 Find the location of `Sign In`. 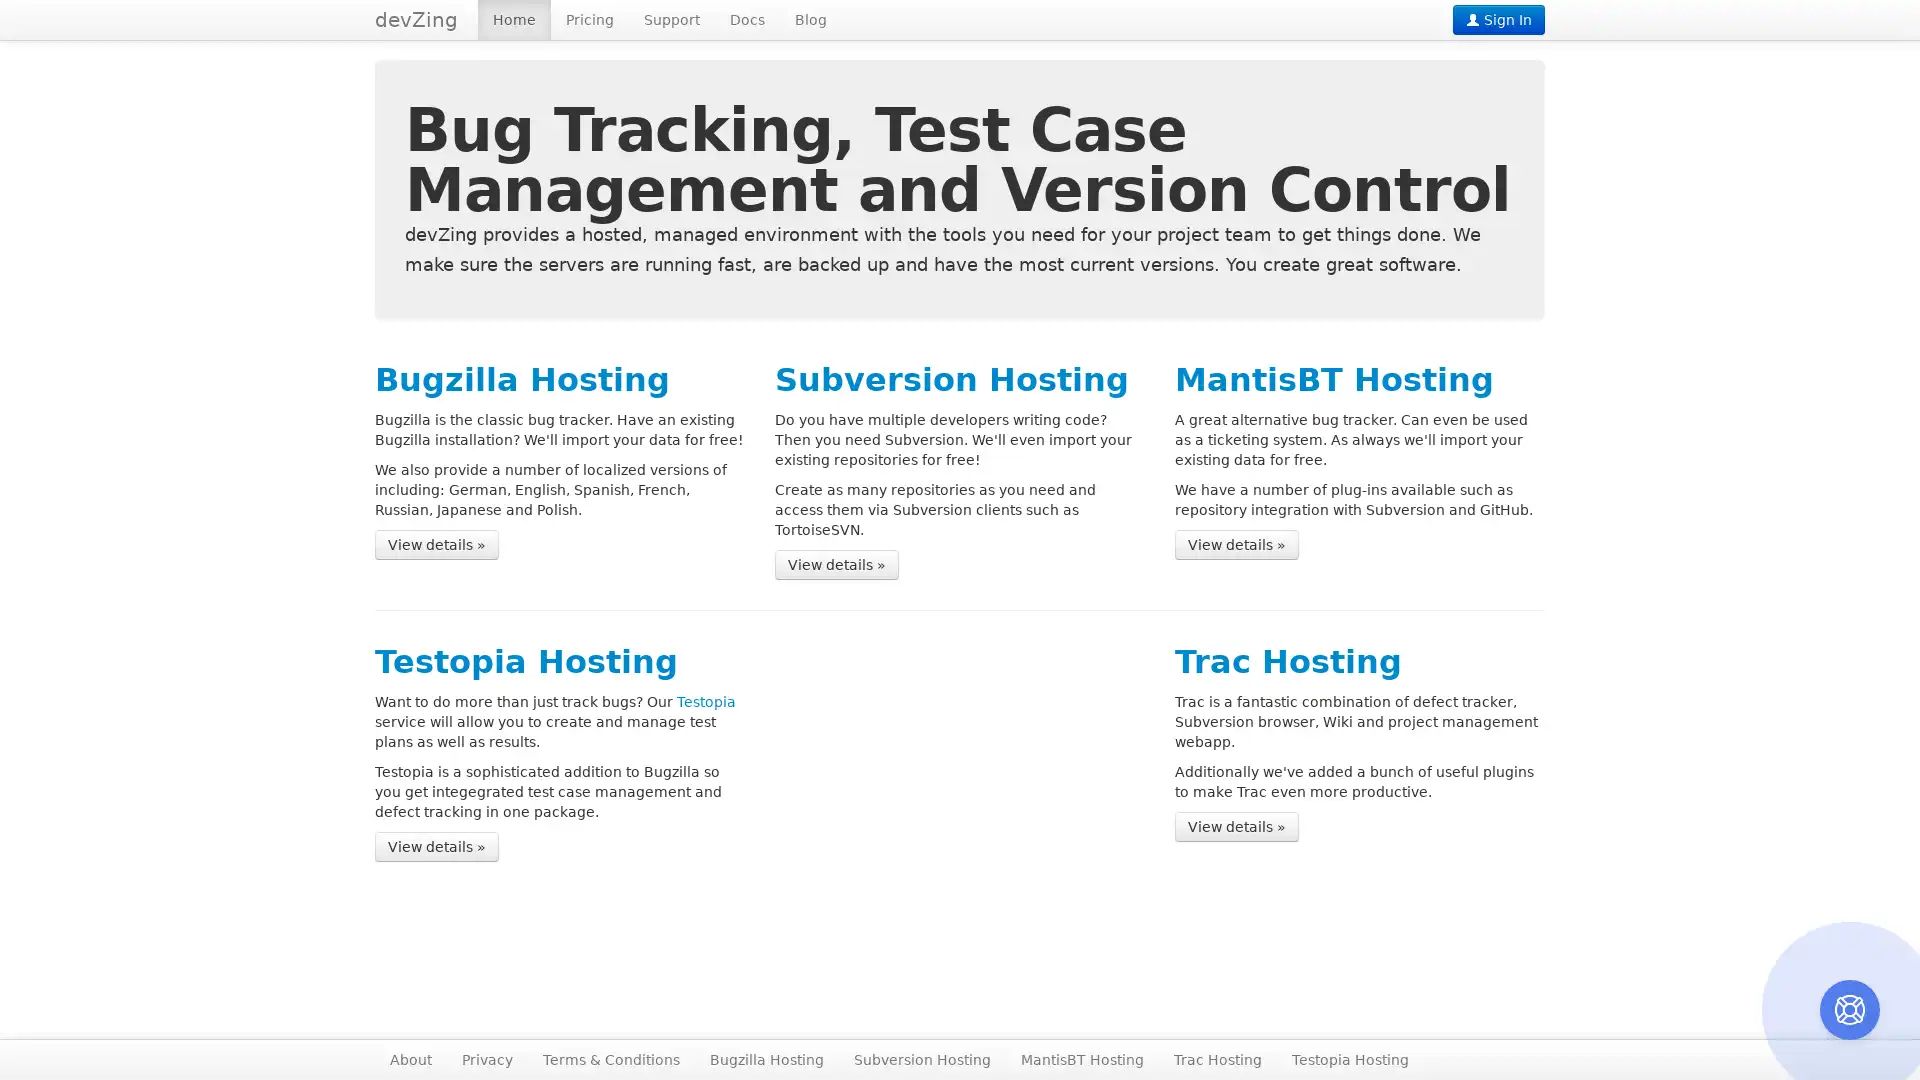

Sign In is located at coordinates (1498, 19).